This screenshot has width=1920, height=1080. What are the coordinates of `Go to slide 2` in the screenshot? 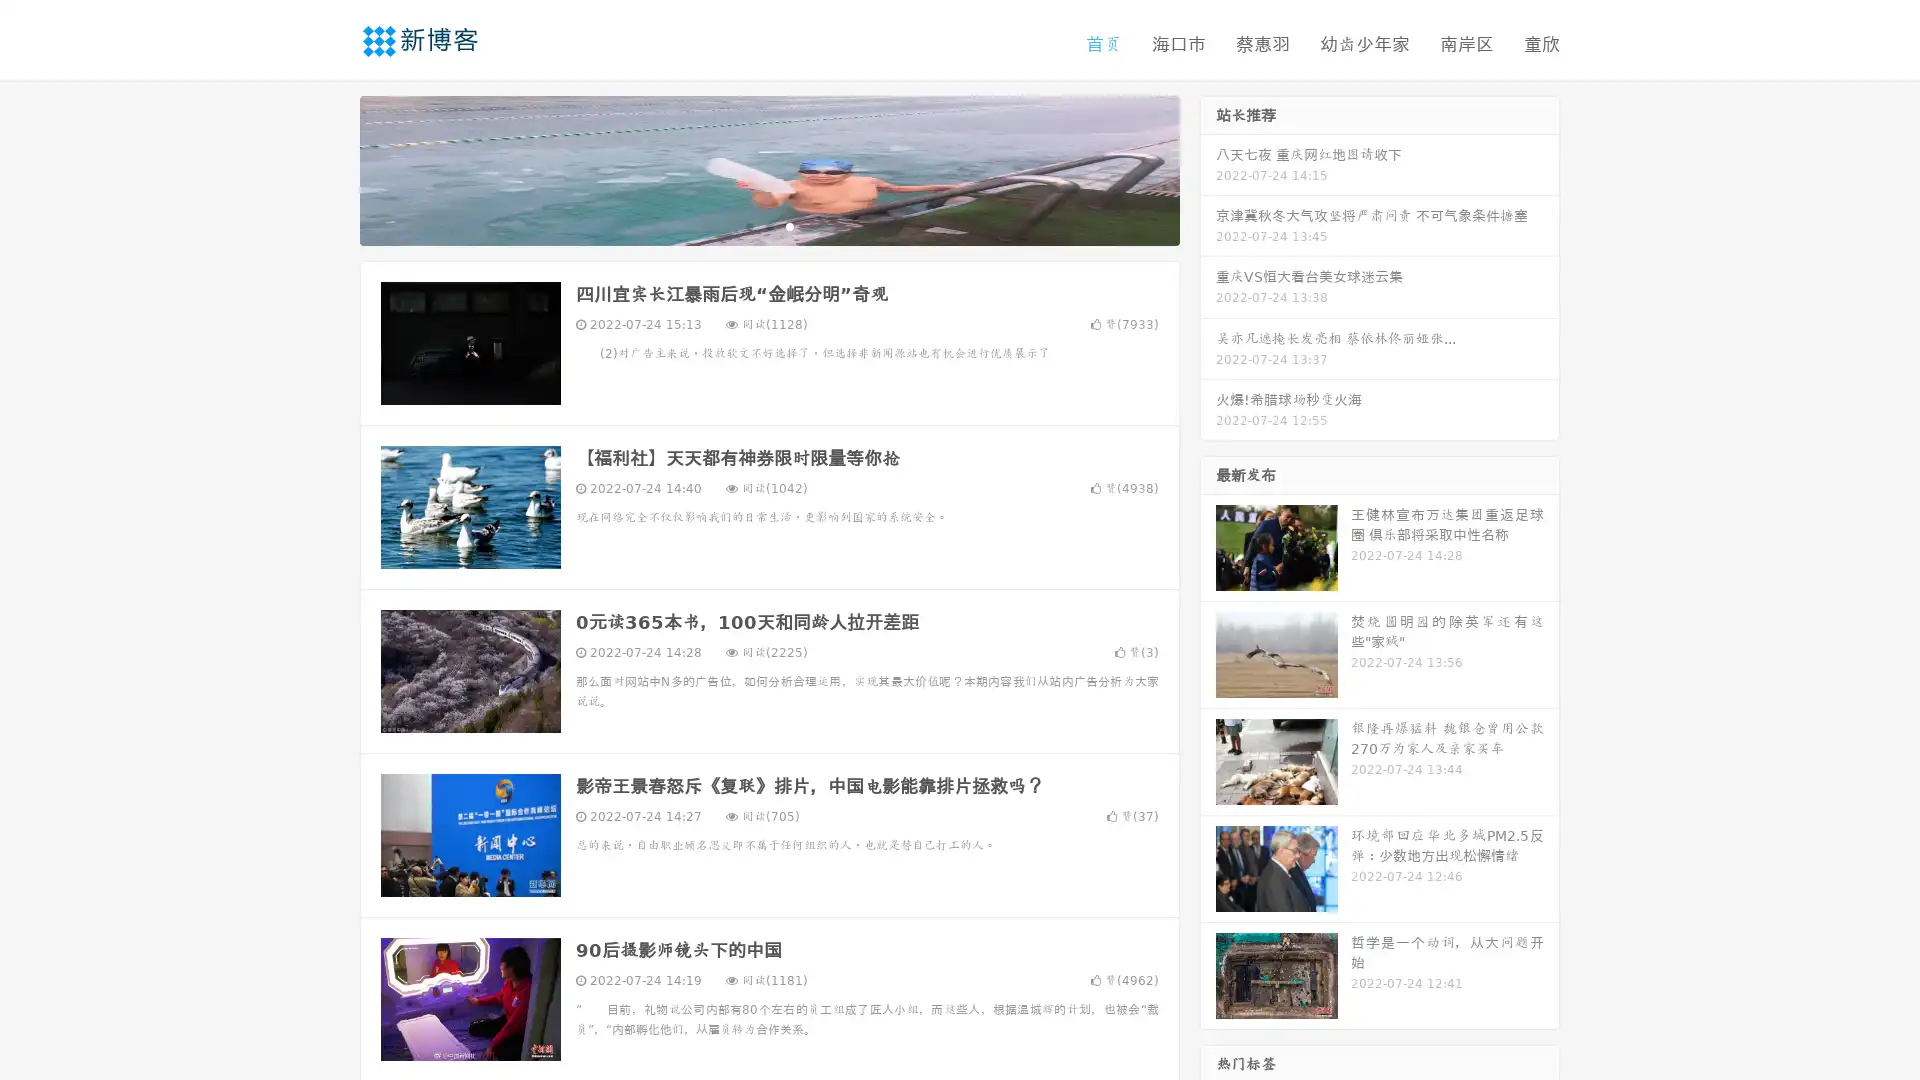 It's located at (768, 225).